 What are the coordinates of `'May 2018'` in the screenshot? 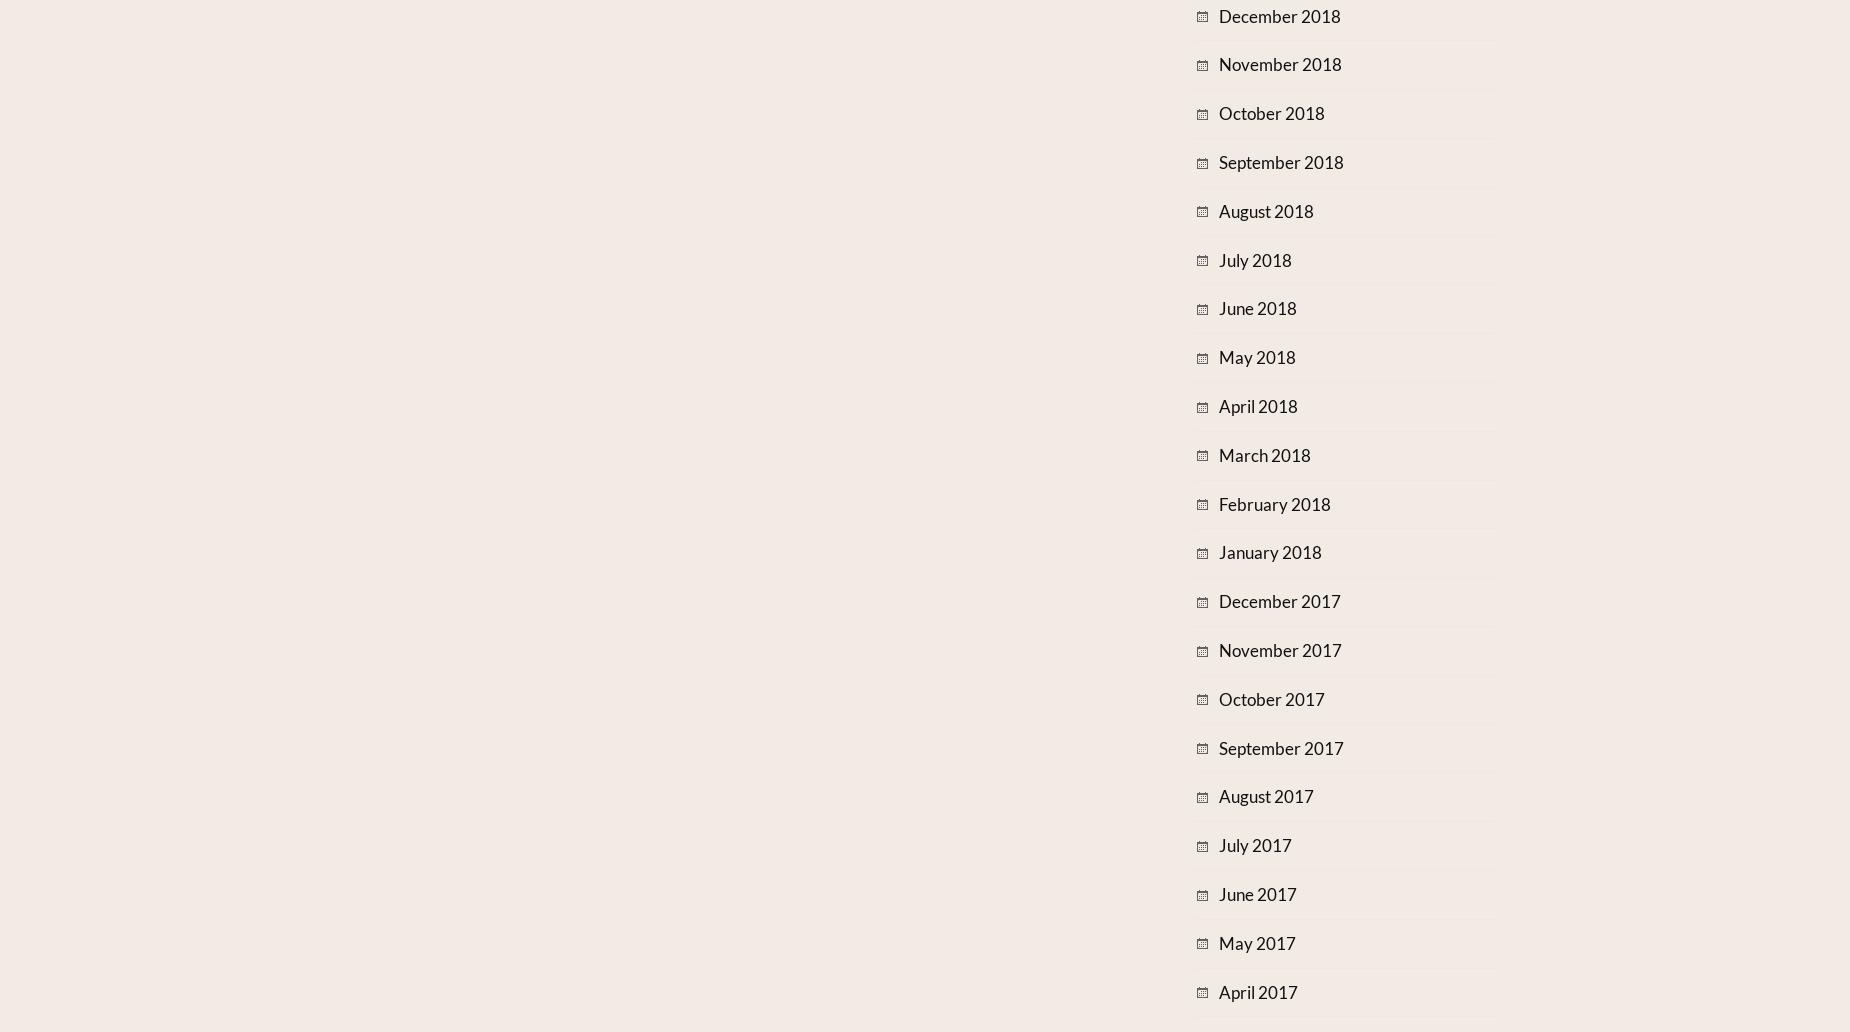 It's located at (1217, 357).